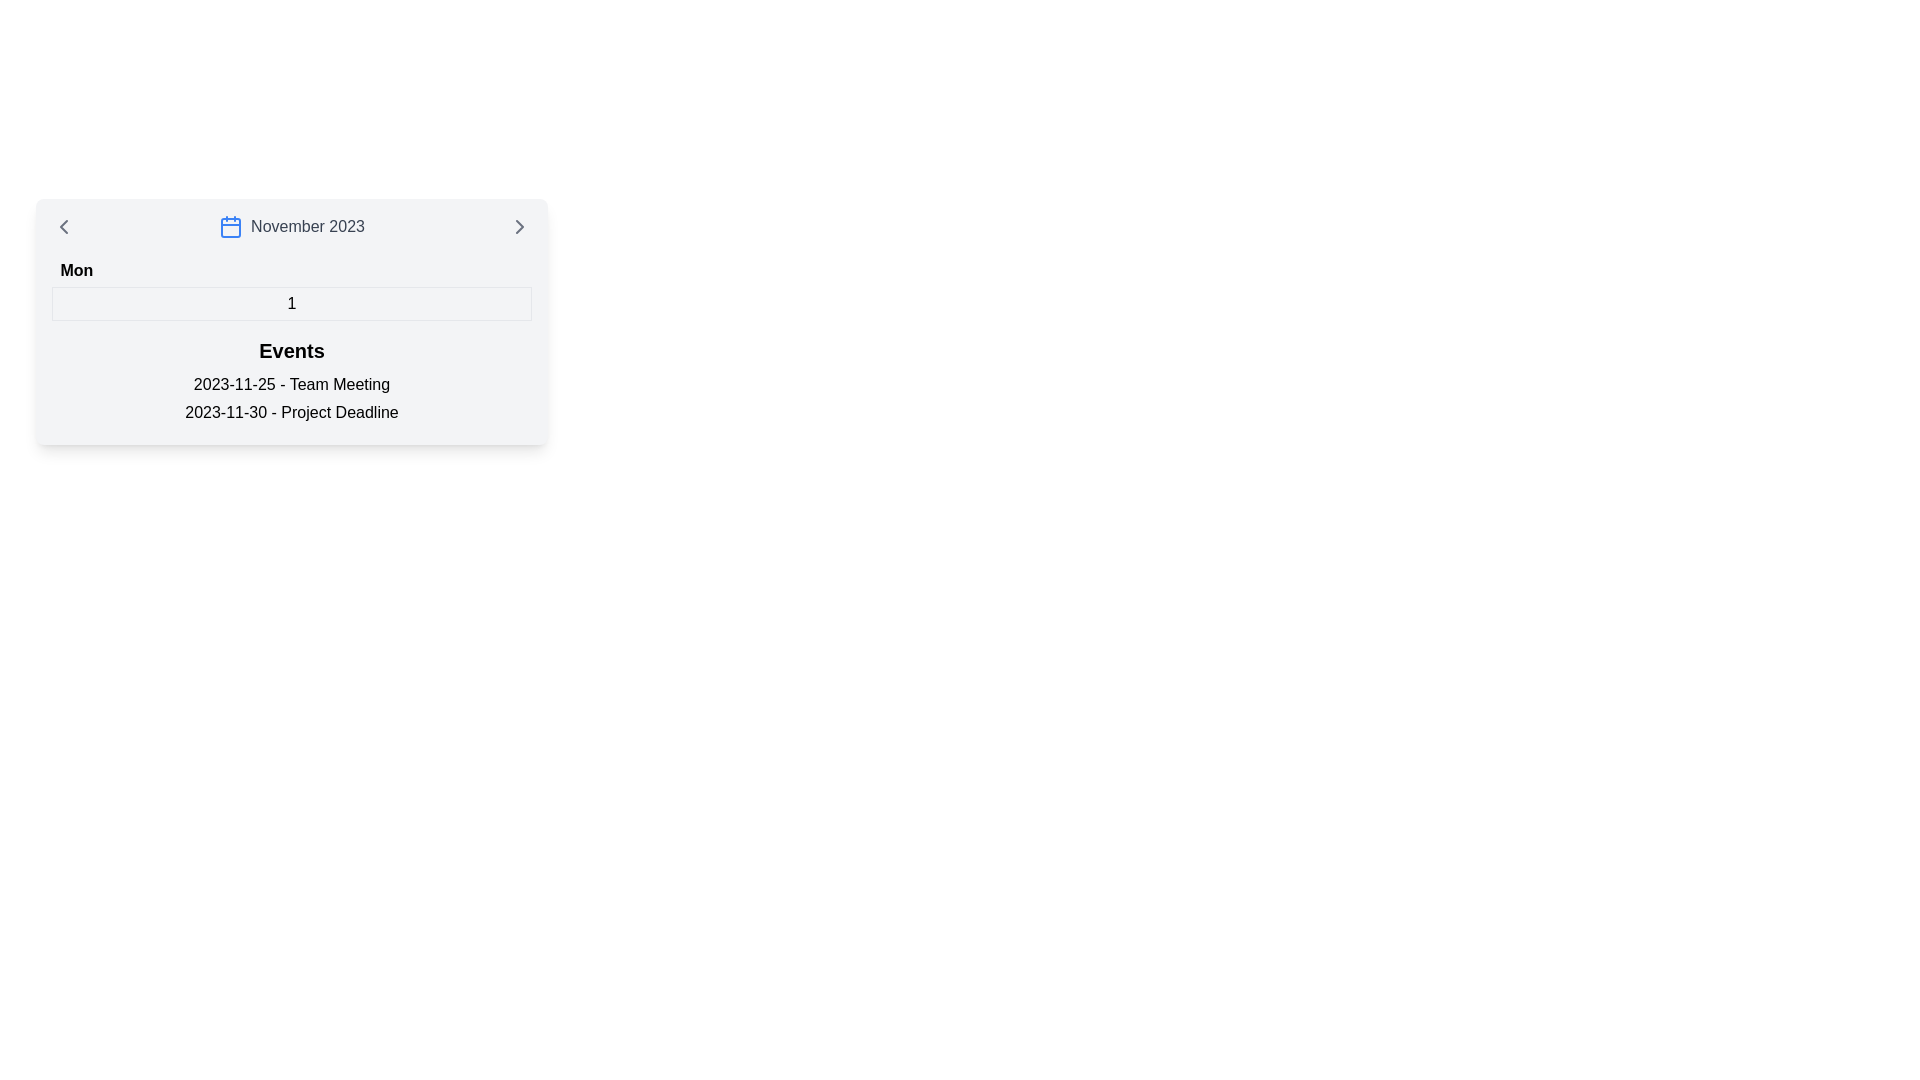 The height and width of the screenshot is (1080, 1920). What do you see at coordinates (519, 226) in the screenshot?
I see `the right-chevron icon element, which is a triangular arrow pointing right` at bounding box center [519, 226].